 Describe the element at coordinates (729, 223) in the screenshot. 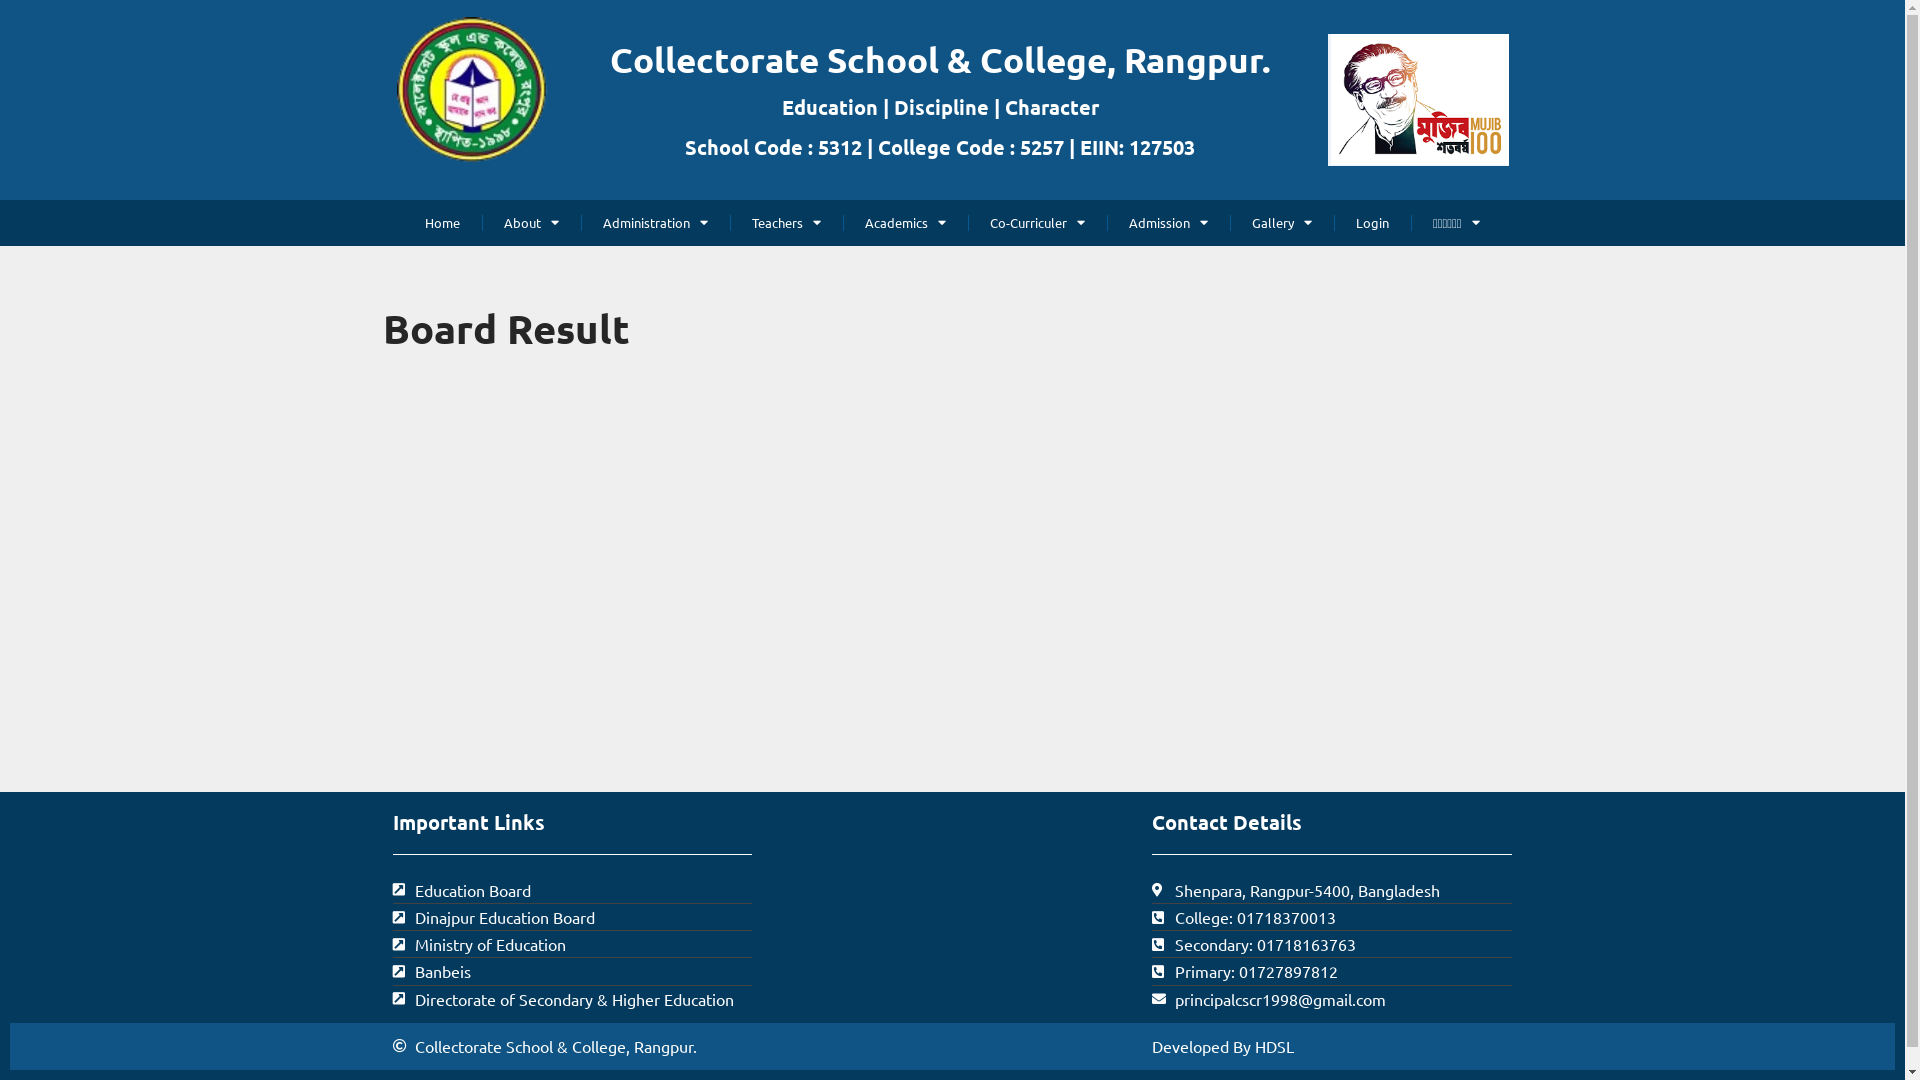

I see `'Teachers'` at that location.